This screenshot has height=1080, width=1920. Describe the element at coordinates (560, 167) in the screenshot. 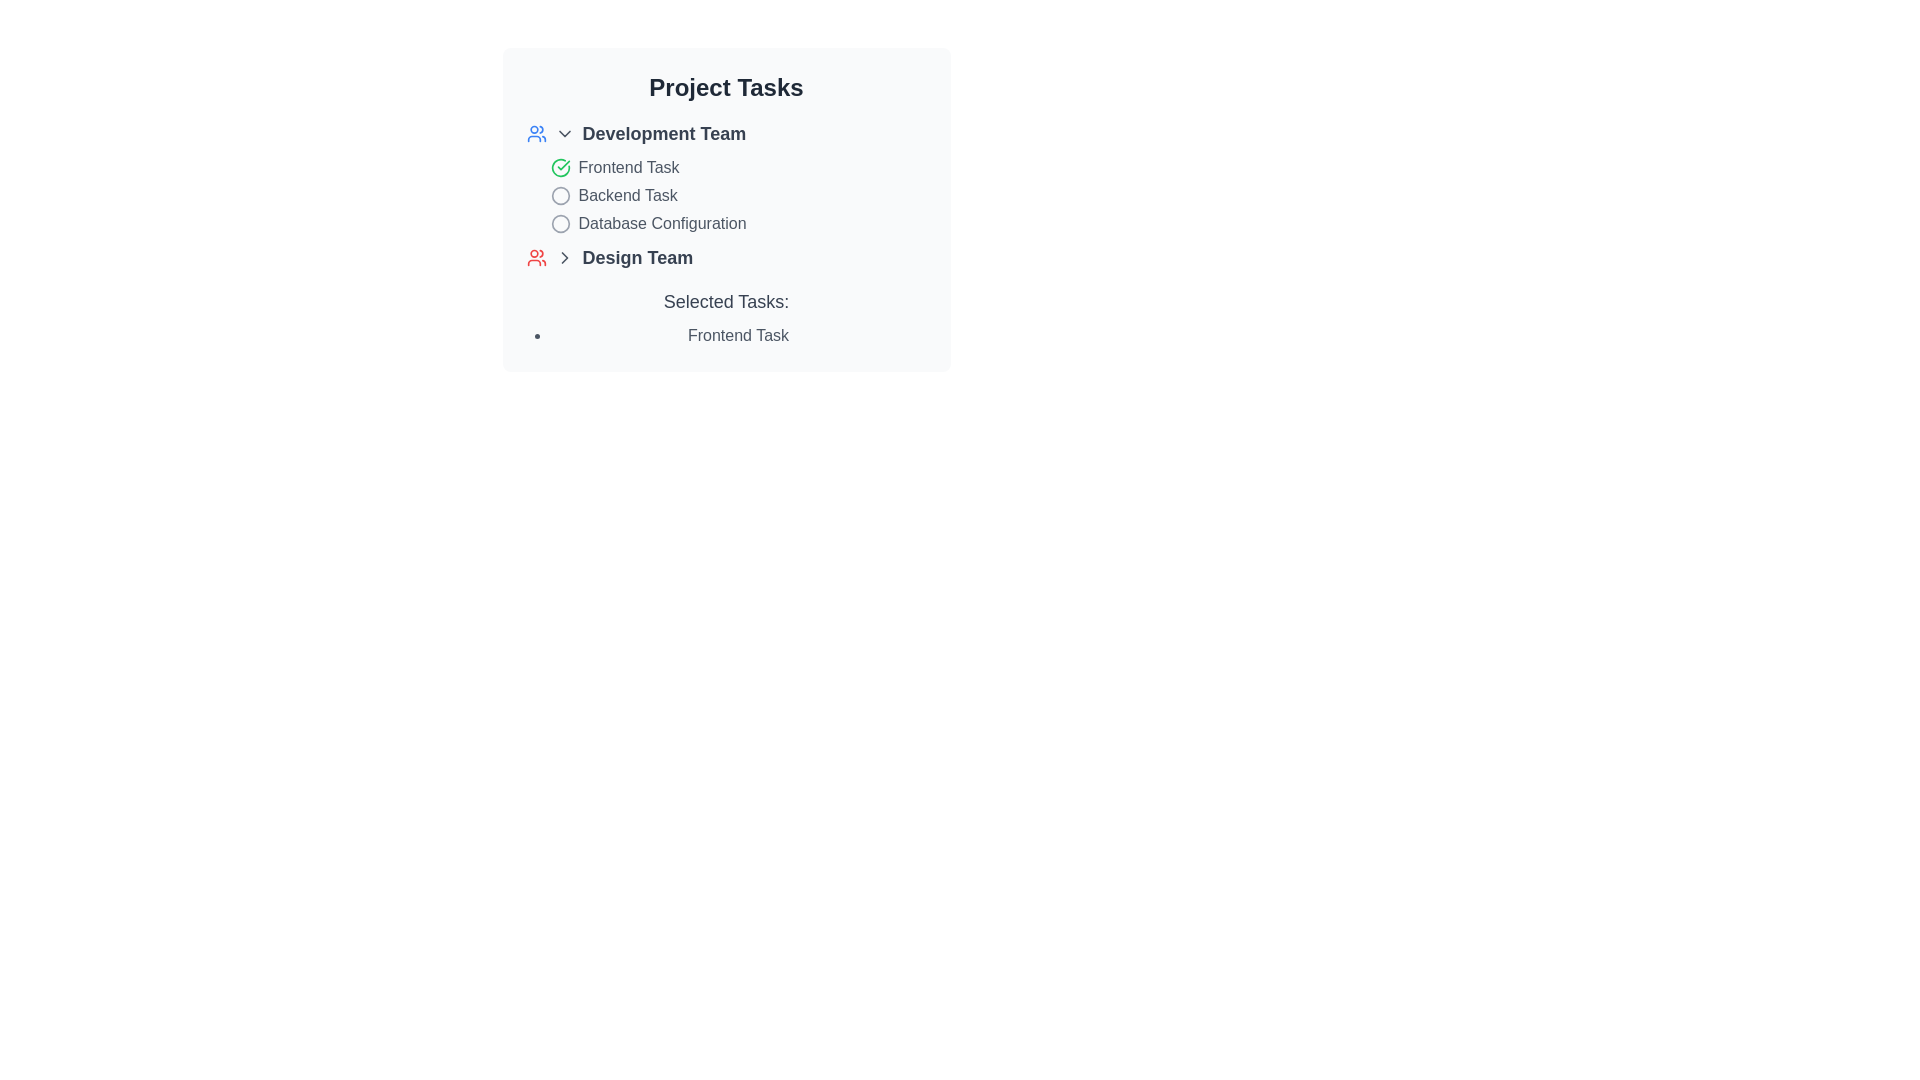

I see `the green checkmark icon indicating the completion of the 'Frontend Task' in the 'Development Team' section under 'Project Tasks'` at that location.